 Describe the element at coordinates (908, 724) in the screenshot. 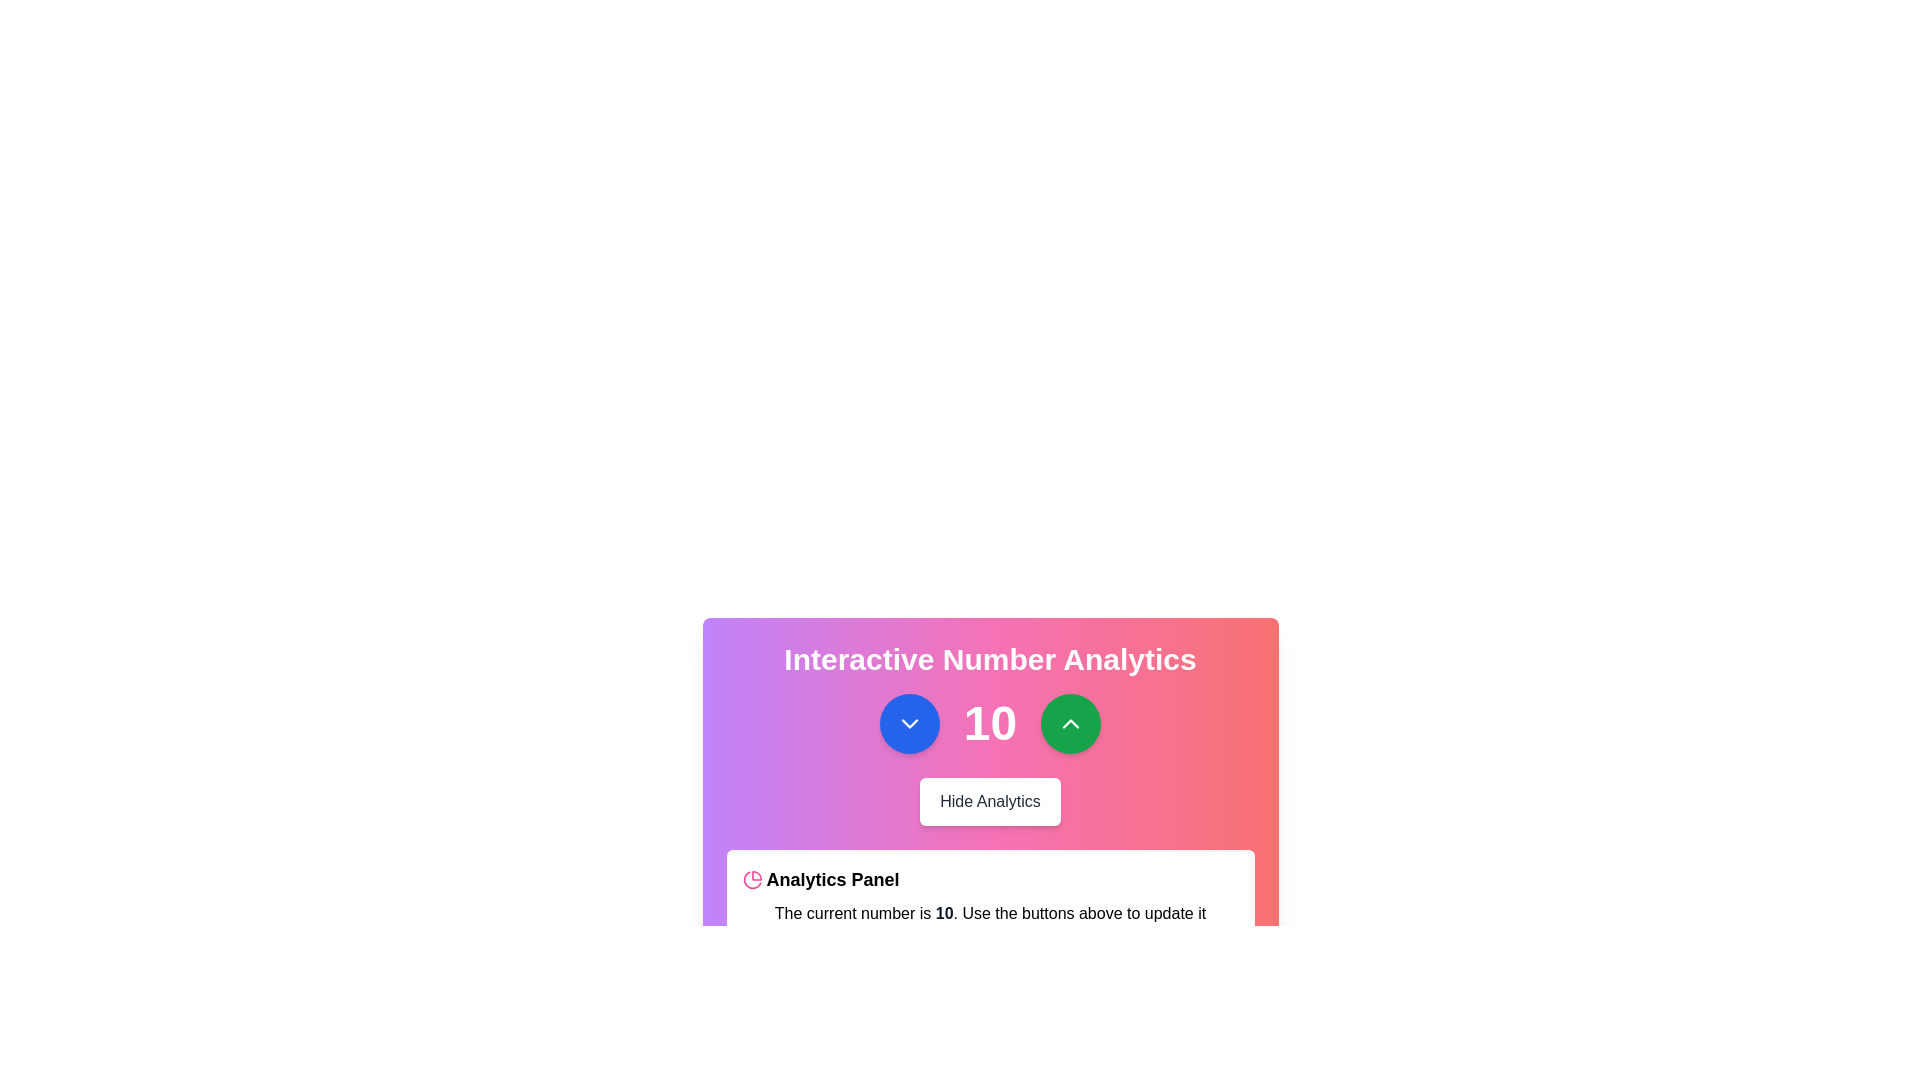

I see `the decrement button located to the left of the numeric value '10' in the 'Interactive Number Analytics' section to decrease the displayed number` at that location.